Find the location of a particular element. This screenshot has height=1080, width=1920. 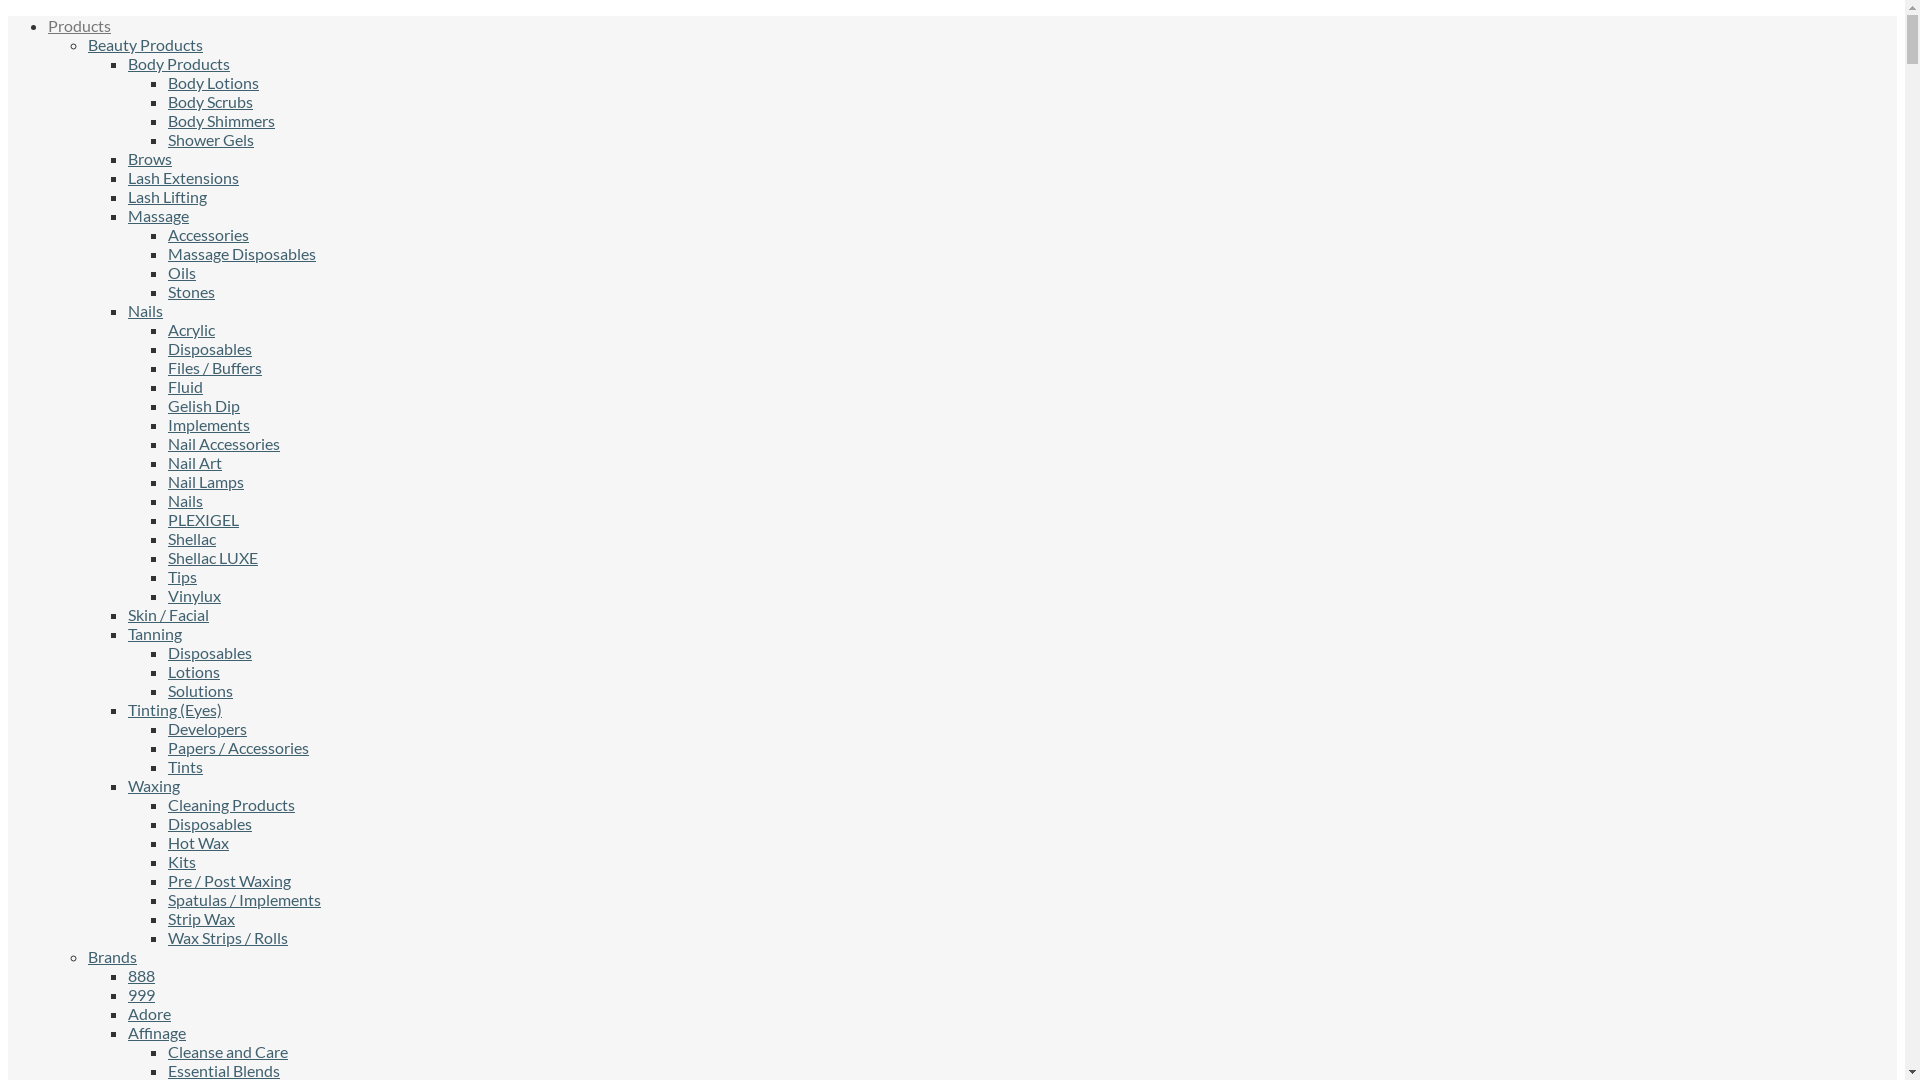

'Accessories' is located at coordinates (208, 233).